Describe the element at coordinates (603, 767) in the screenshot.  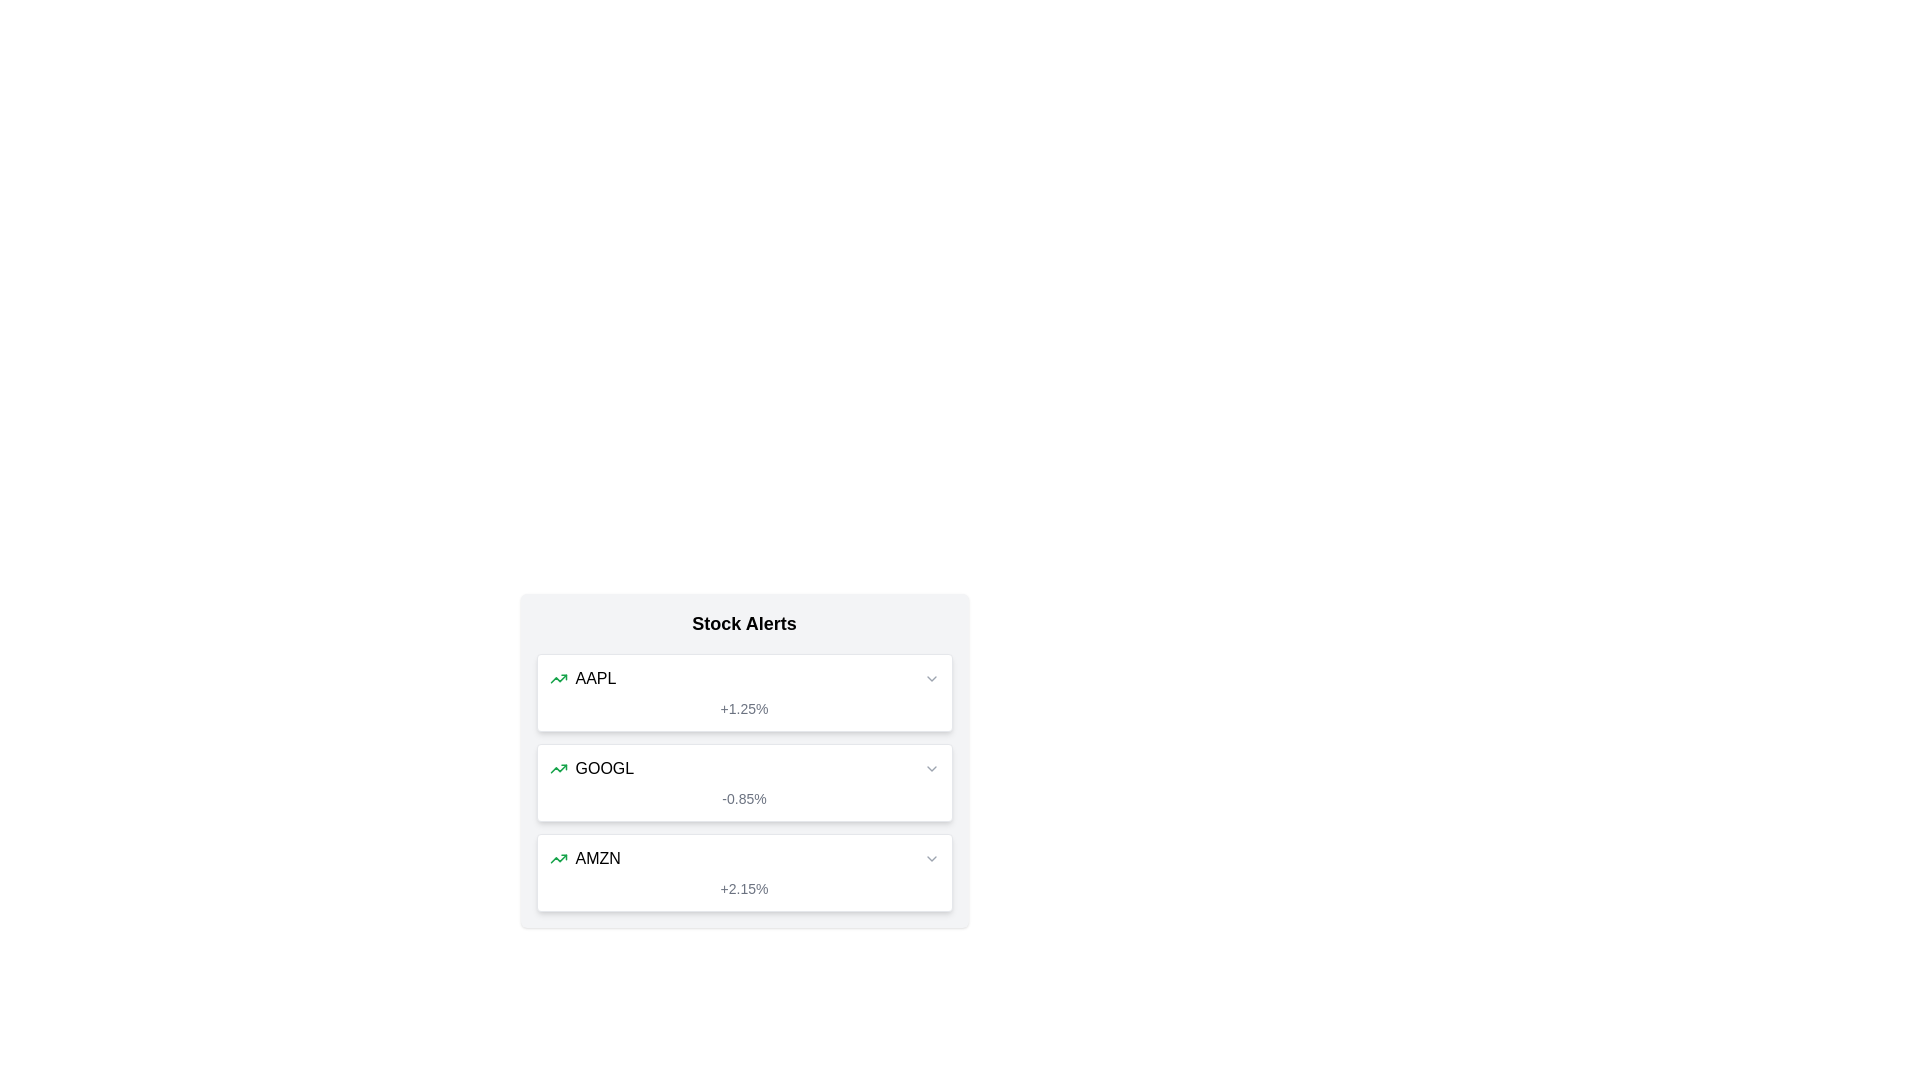
I see `the 'GOOGL' text label in the second row of the 'Stock Alerts' box, which is styled in a medium-weight font and located next to a green trend icon` at that location.